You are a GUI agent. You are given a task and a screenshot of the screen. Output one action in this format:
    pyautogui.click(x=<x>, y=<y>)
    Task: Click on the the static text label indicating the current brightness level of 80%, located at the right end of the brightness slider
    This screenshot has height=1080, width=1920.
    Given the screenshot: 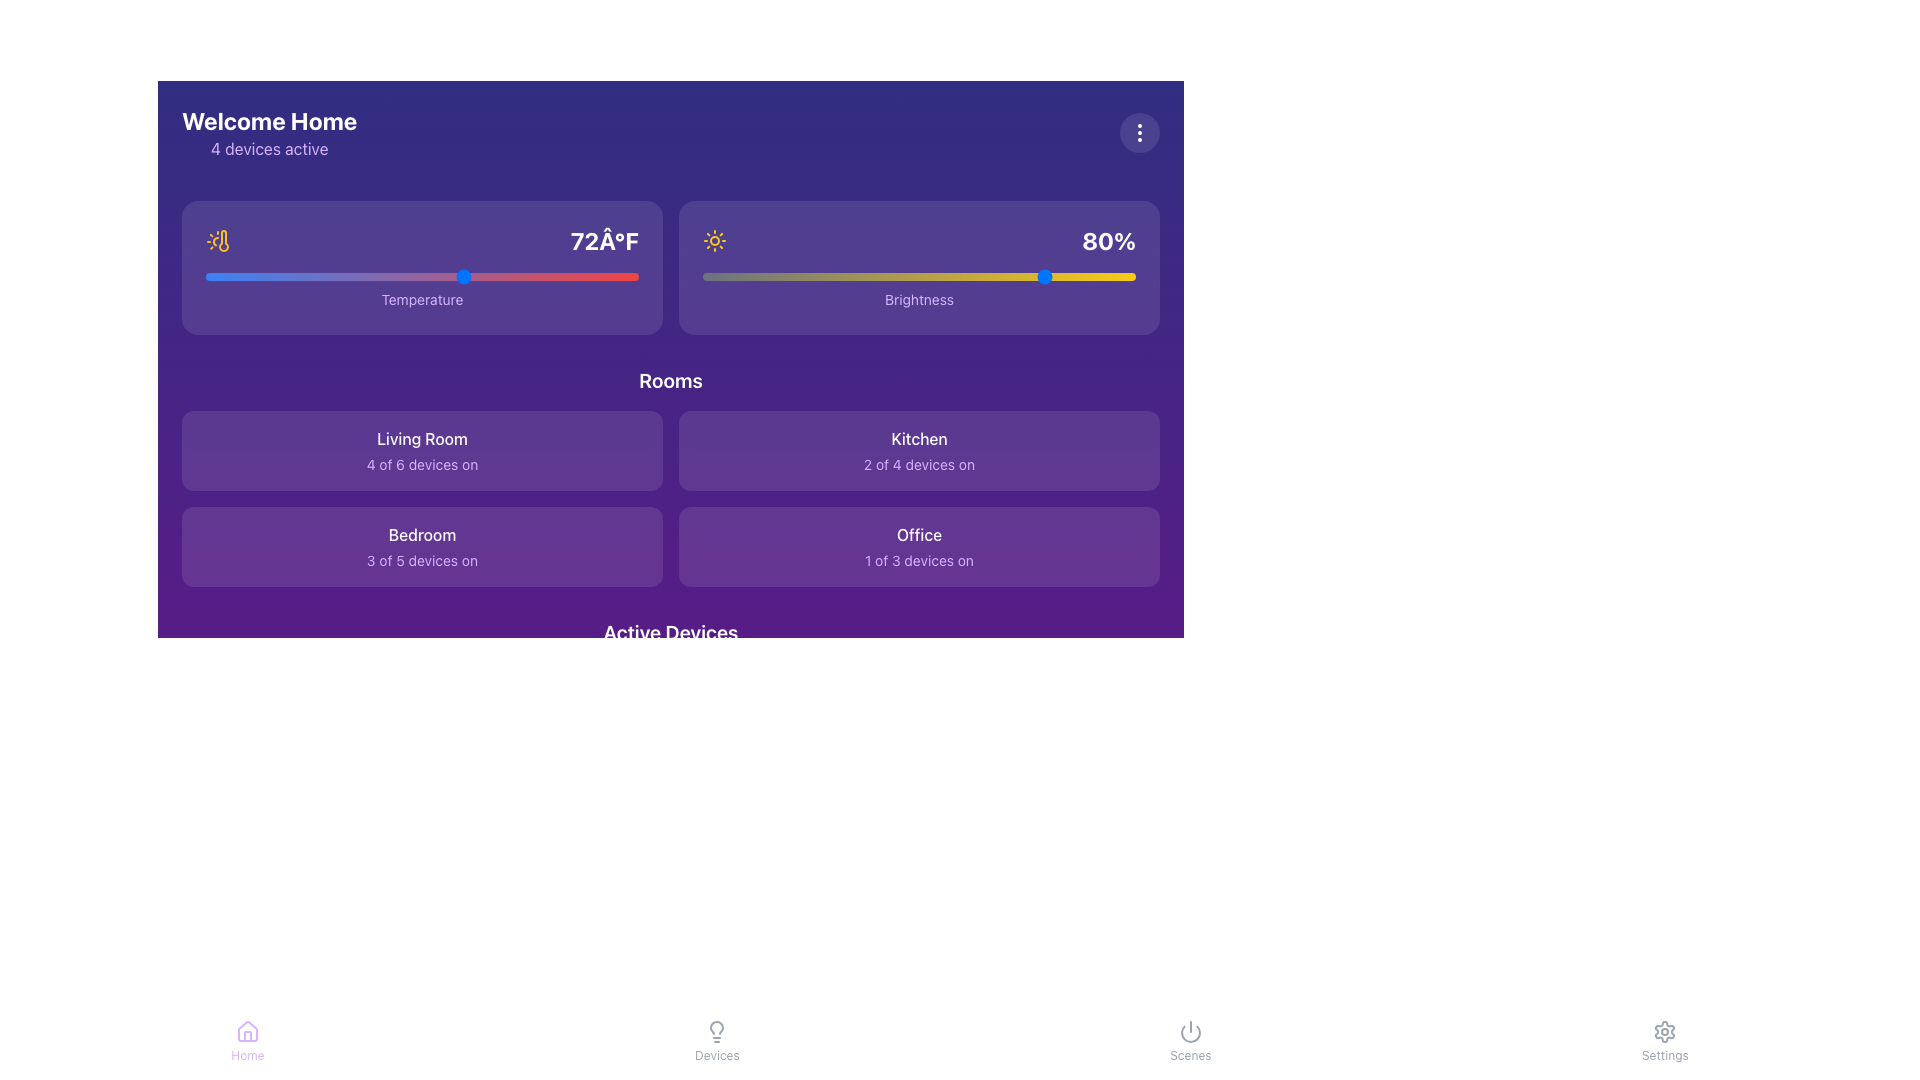 What is the action you would take?
    pyautogui.click(x=1108, y=239)
    